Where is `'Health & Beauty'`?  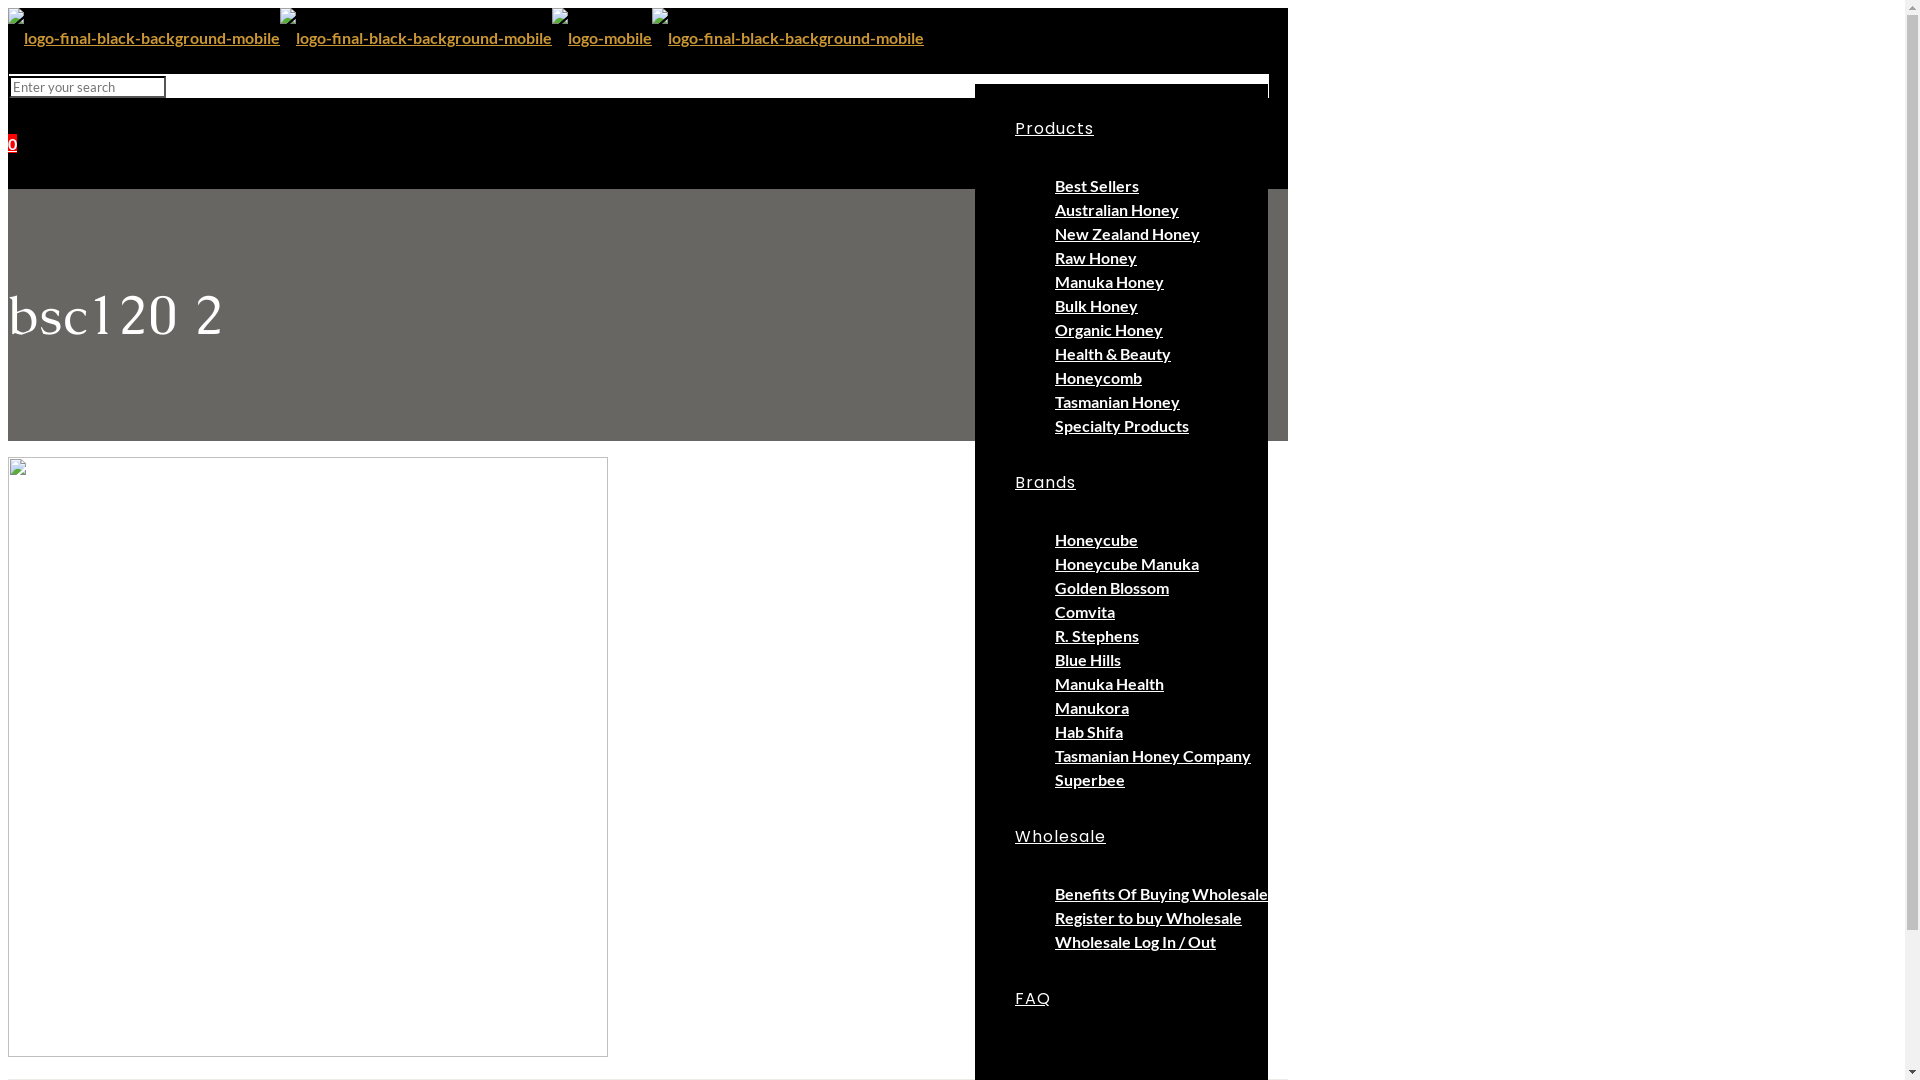 'Health & Beauty' is located at coordinates (1112, 352).